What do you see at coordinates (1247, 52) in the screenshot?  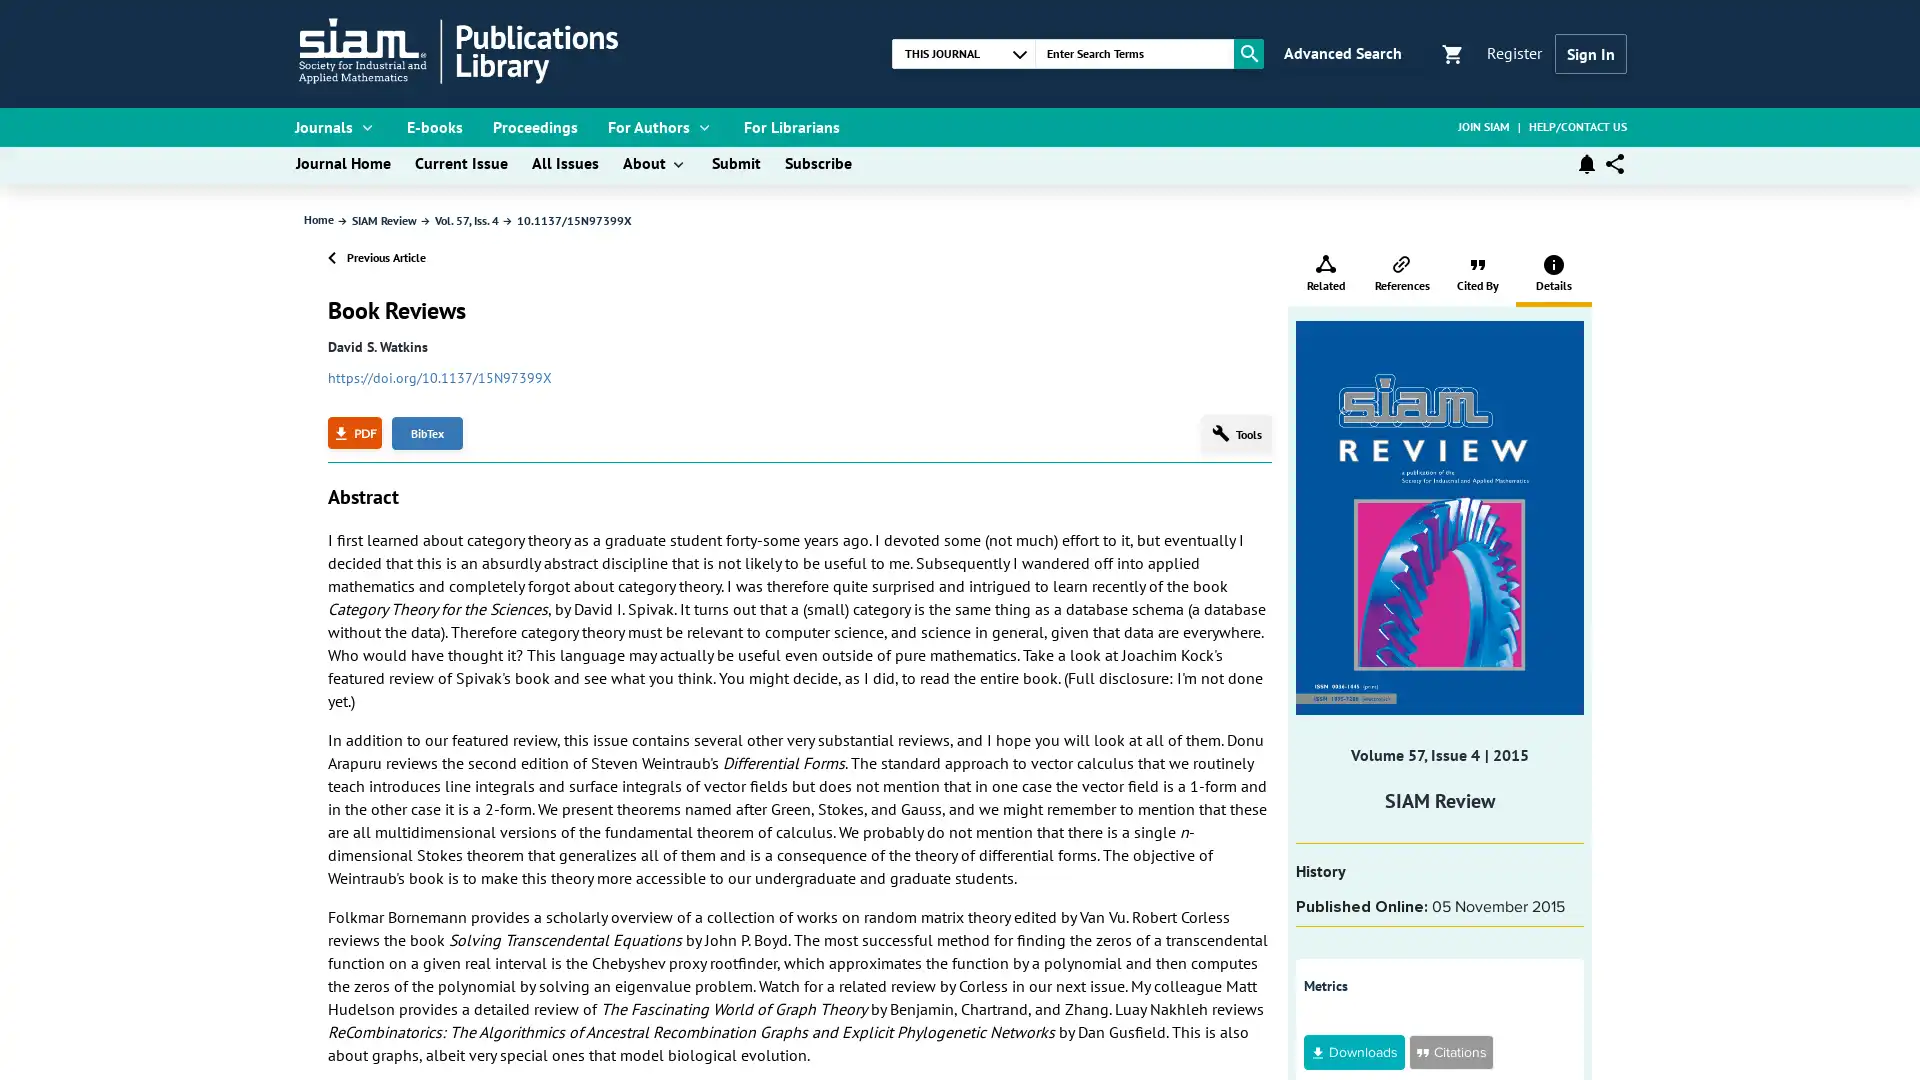 I see `Search` at bounding box center [1247, 52].